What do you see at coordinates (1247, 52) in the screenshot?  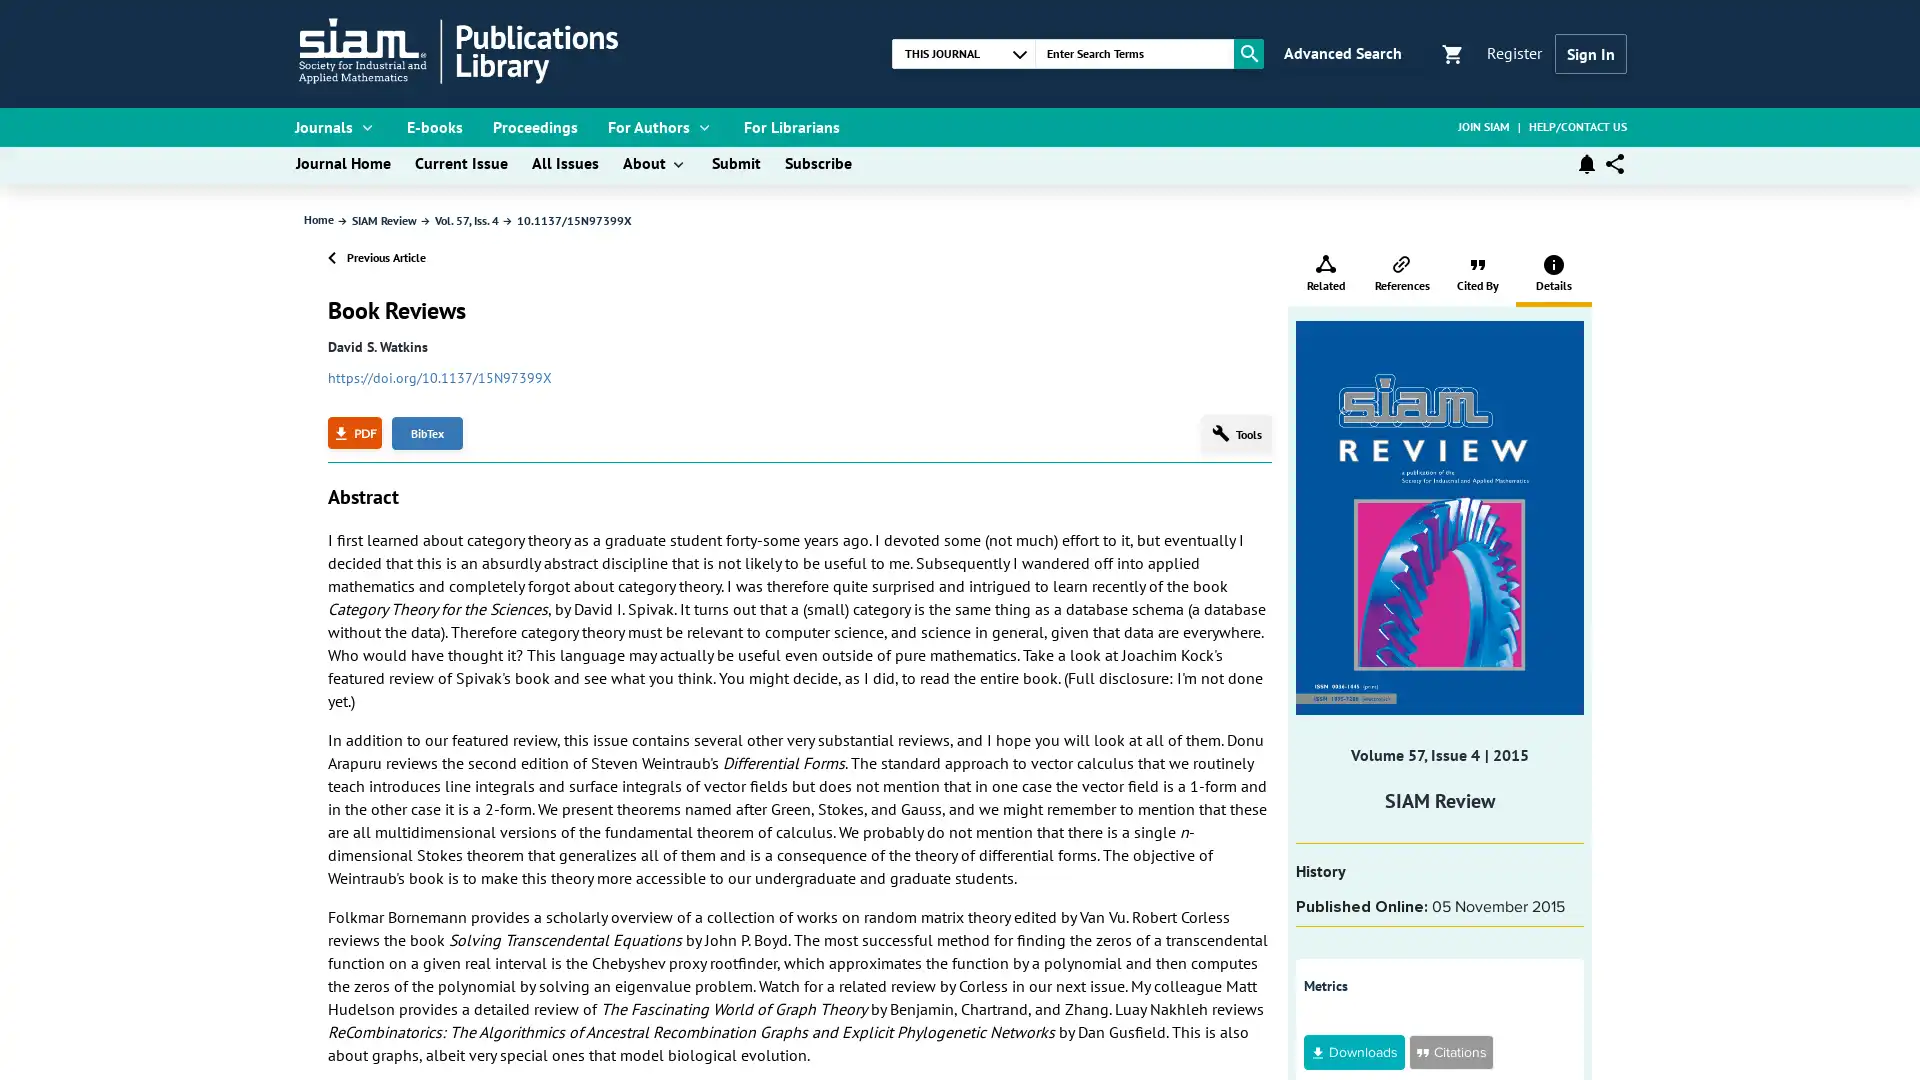 I see `Search` at bounding box center [1247, 52].